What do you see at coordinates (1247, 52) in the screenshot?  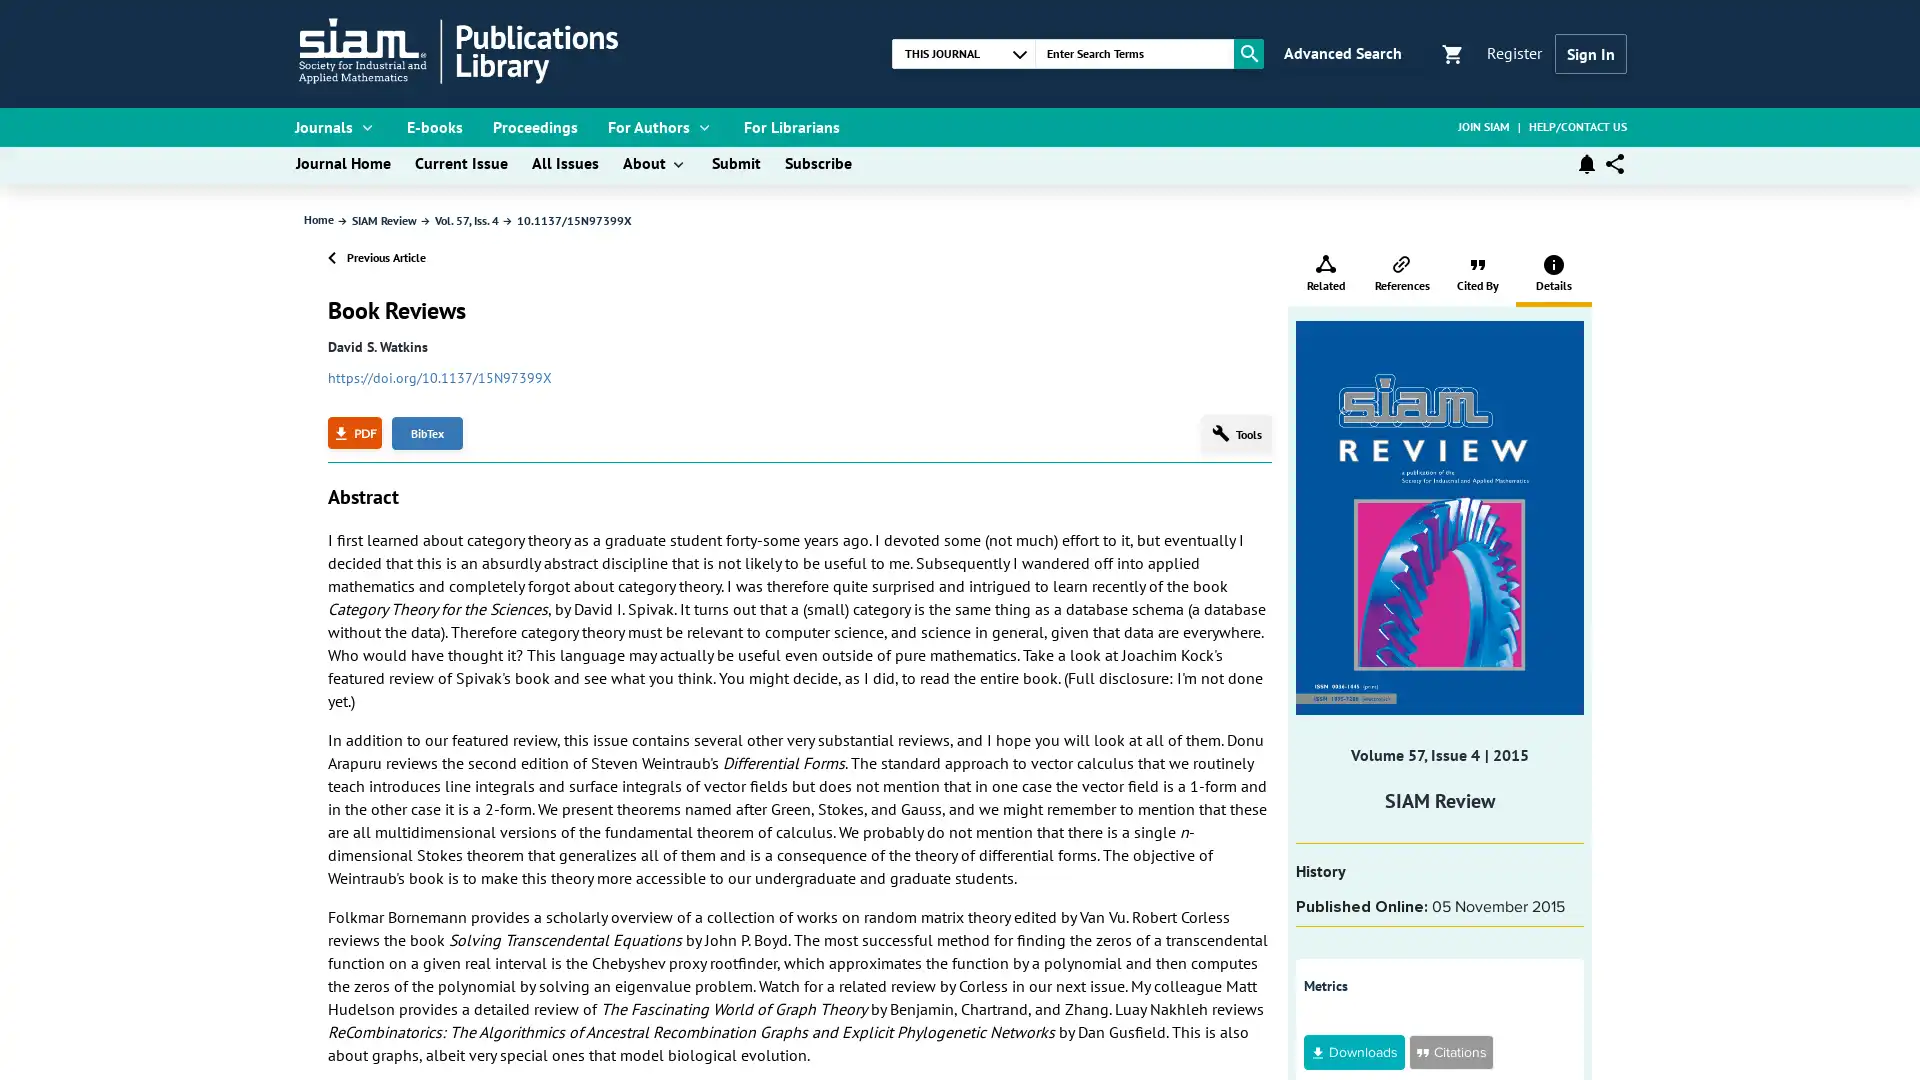 I see `Search` at bounding box center [1247, 52].